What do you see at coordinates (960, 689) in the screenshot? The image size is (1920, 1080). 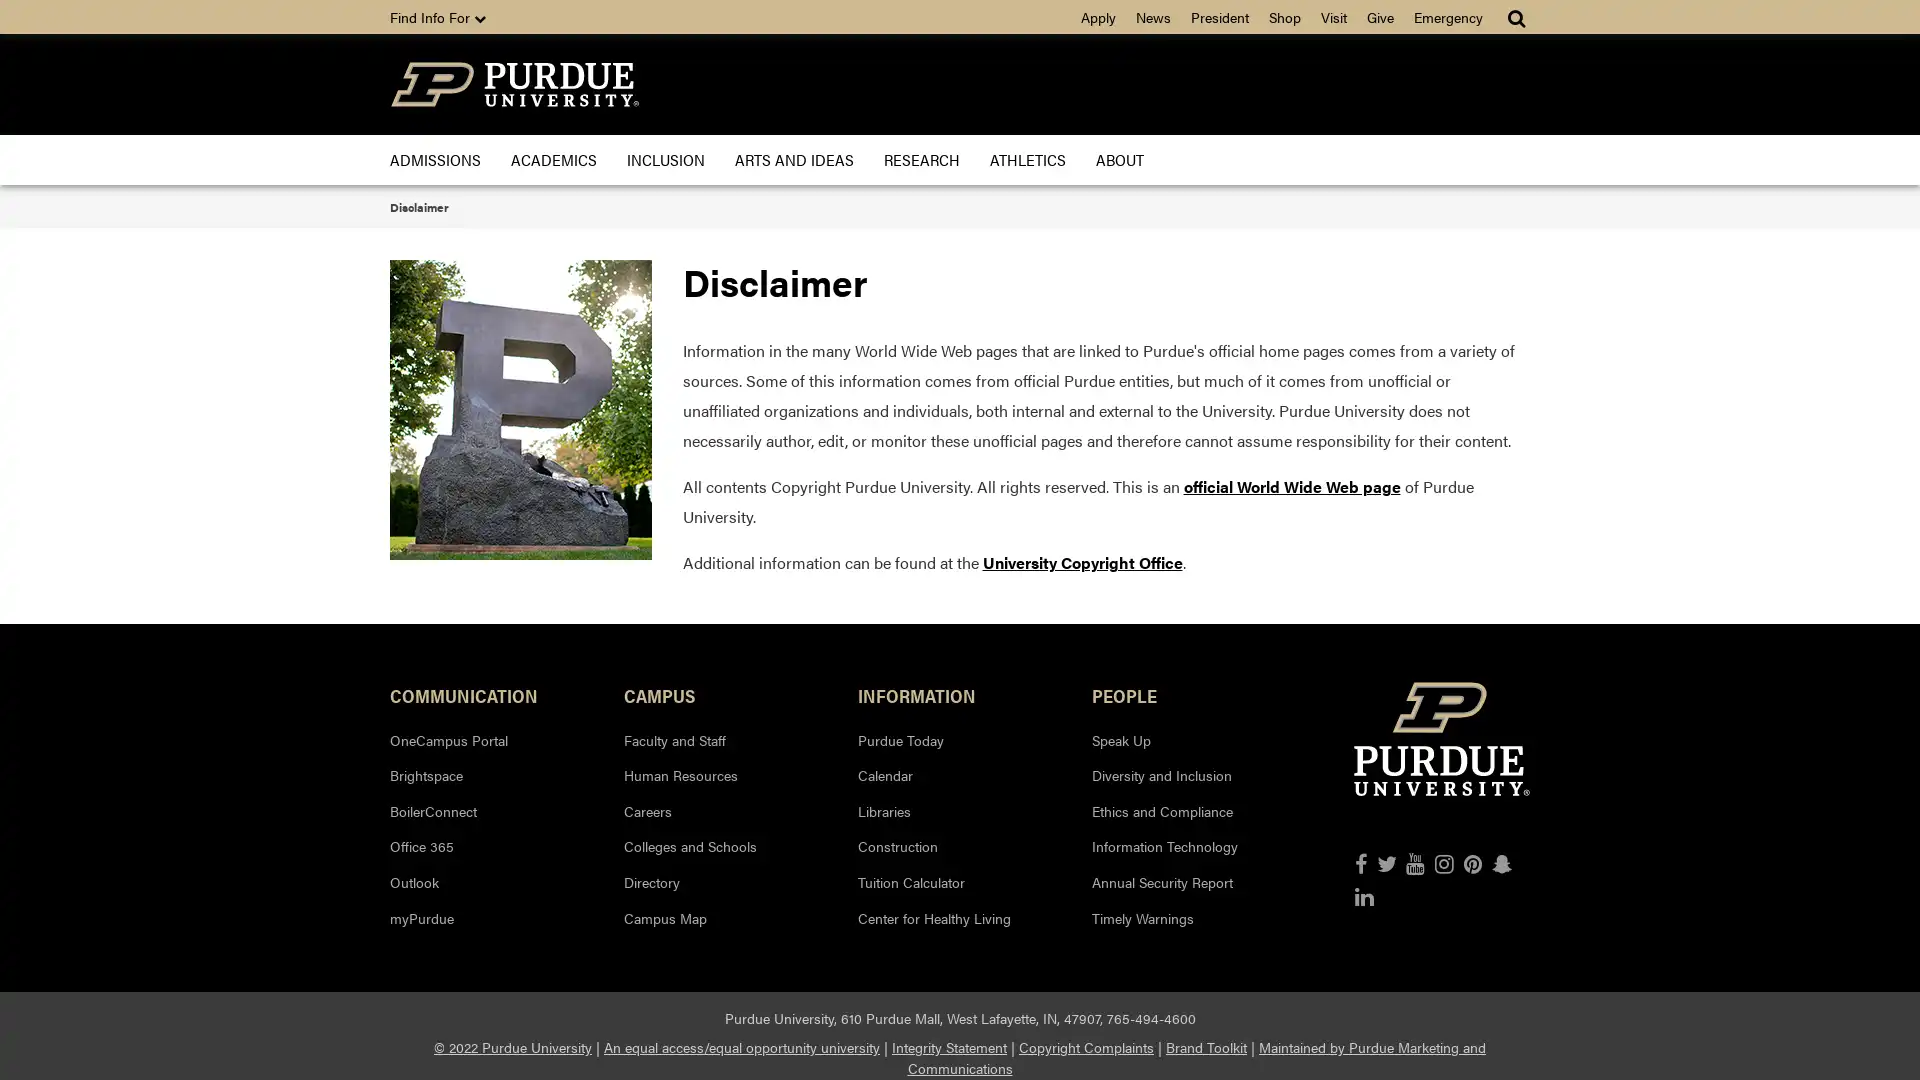 I see `INFORMATION` at bounding box center [960, 689].